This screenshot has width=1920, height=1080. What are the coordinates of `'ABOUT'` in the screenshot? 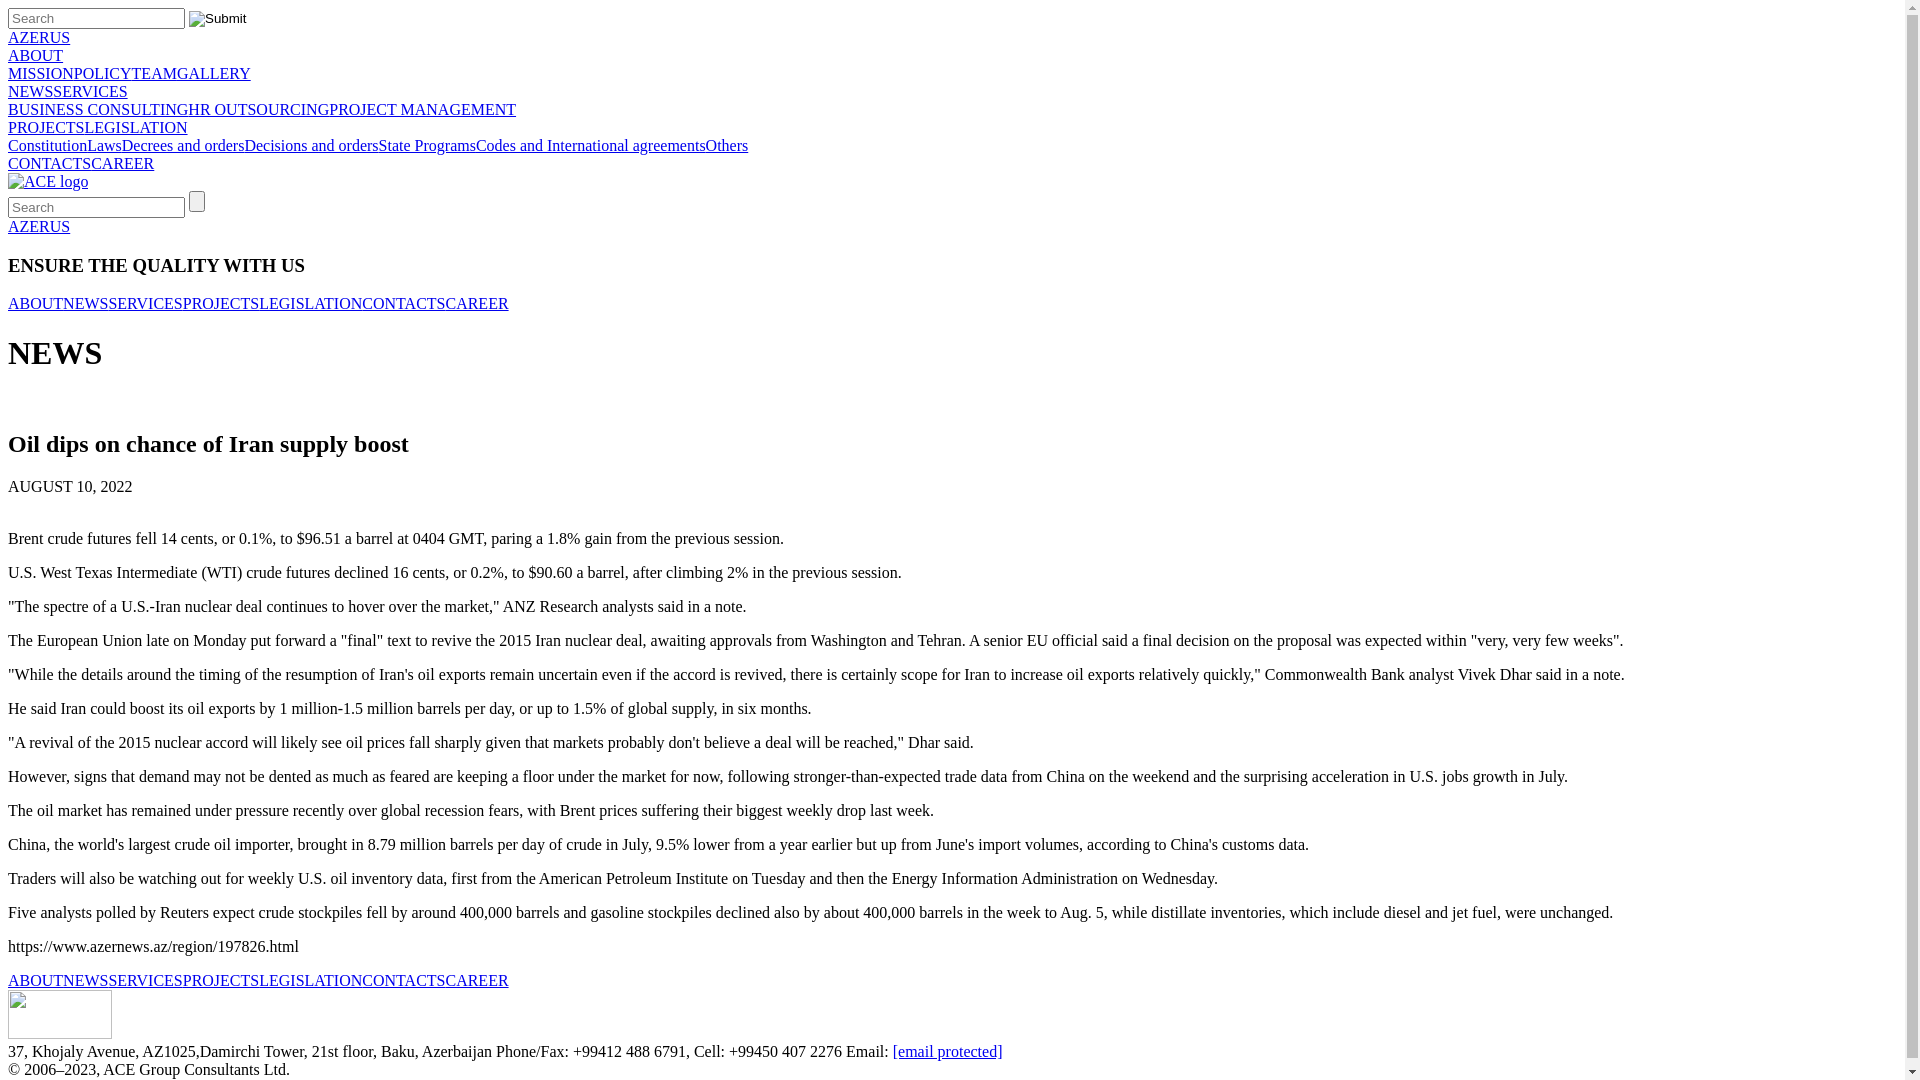 It's located at (35, 303).